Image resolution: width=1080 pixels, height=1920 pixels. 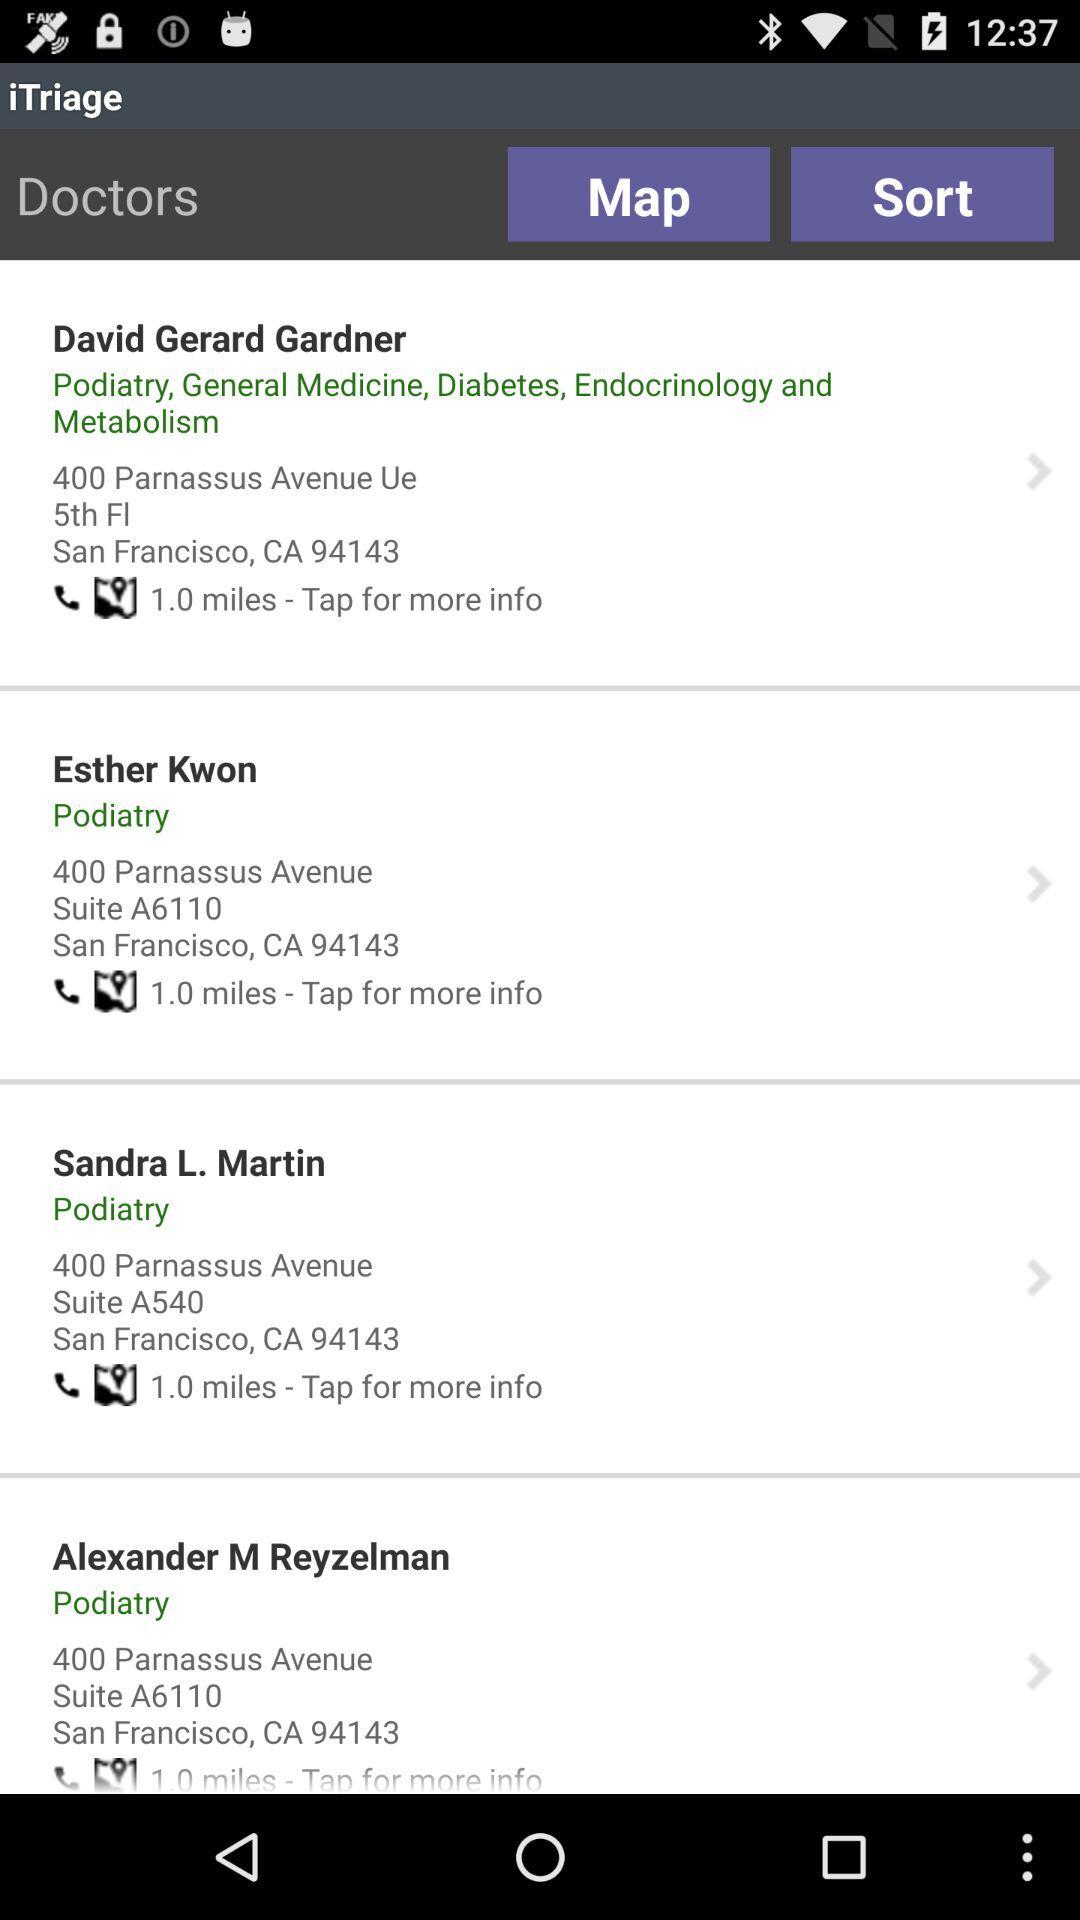 I want to click on the podiatry general medicine item, so click(x=524, y=401).